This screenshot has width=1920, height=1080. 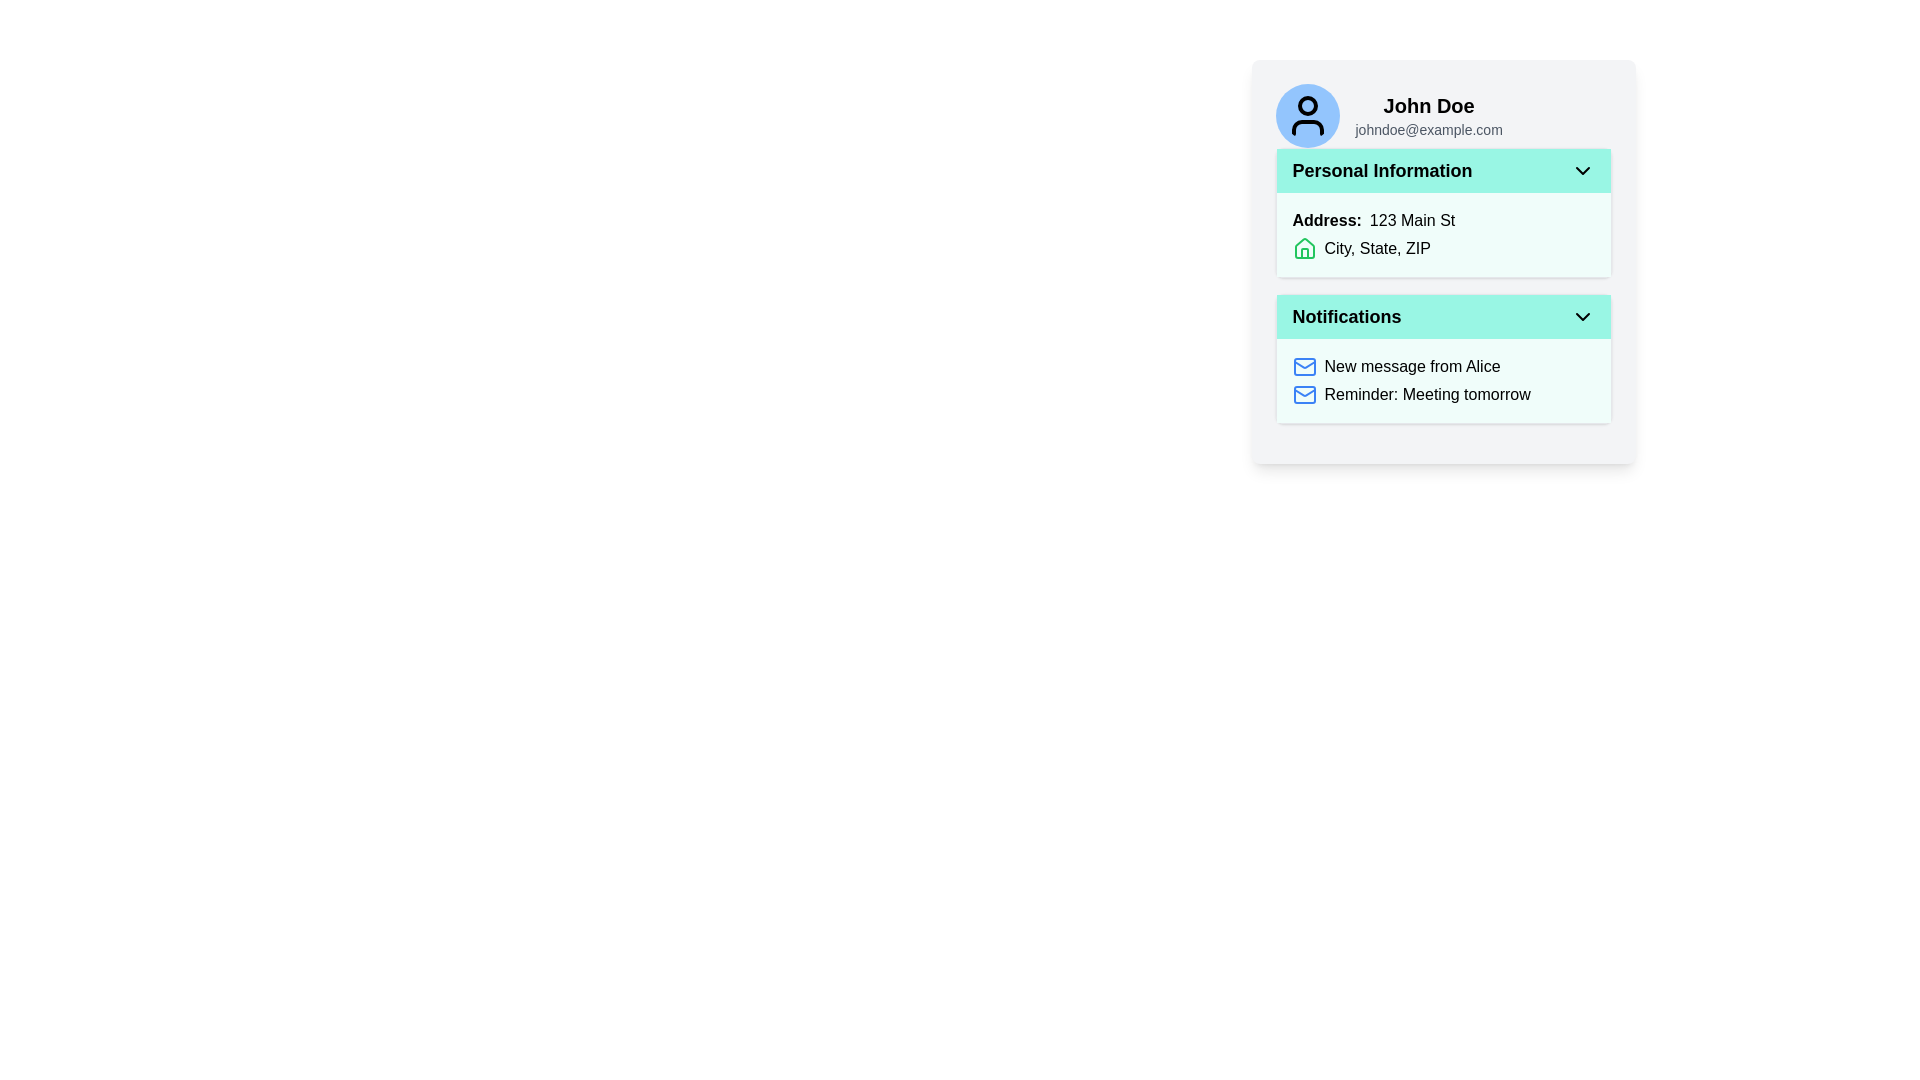 What do you see at coordinates (1581, 315) in the screenshot?
I see `the chevron icon located to the far right of the 'Notifications' header` at bounding box center [1581, 315].